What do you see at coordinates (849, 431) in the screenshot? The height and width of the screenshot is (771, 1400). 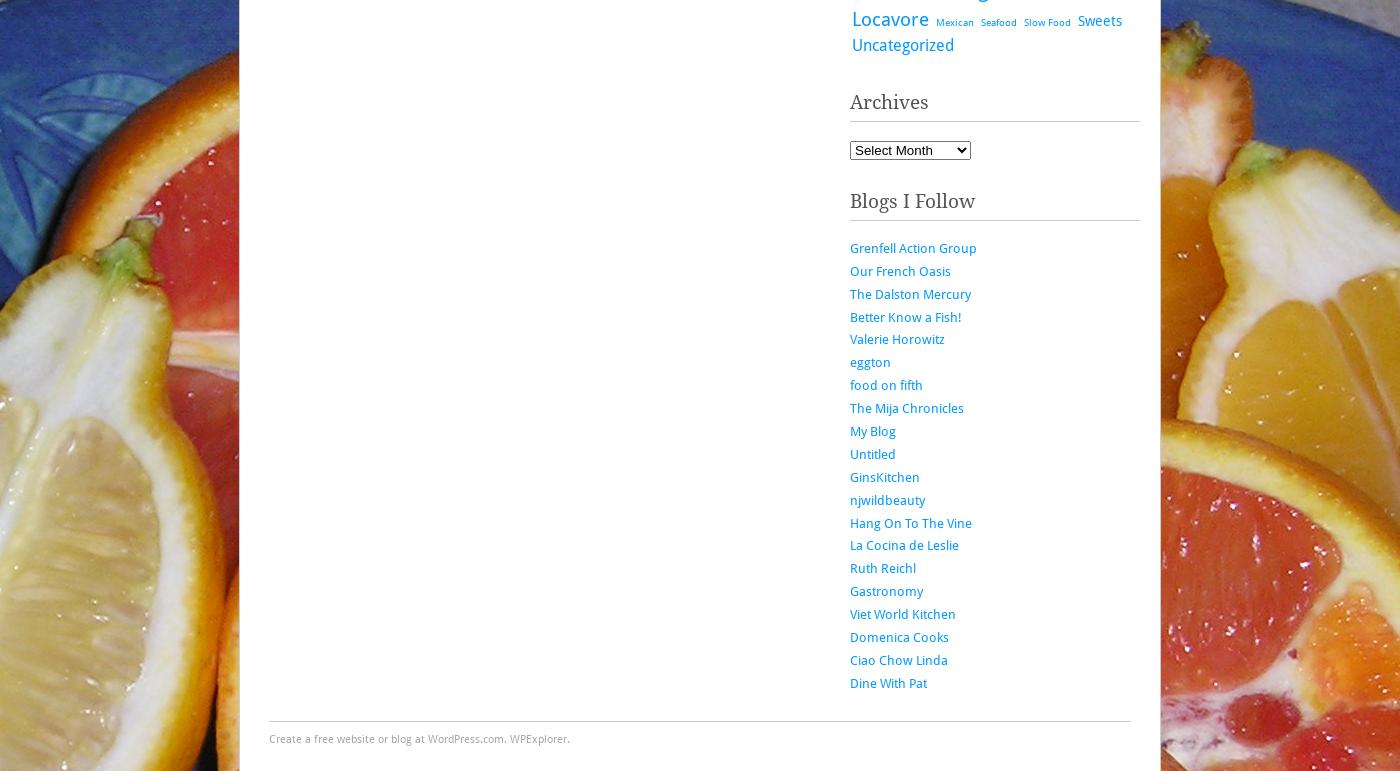 I see `'My Blog'` at bounding box center [849, 431].